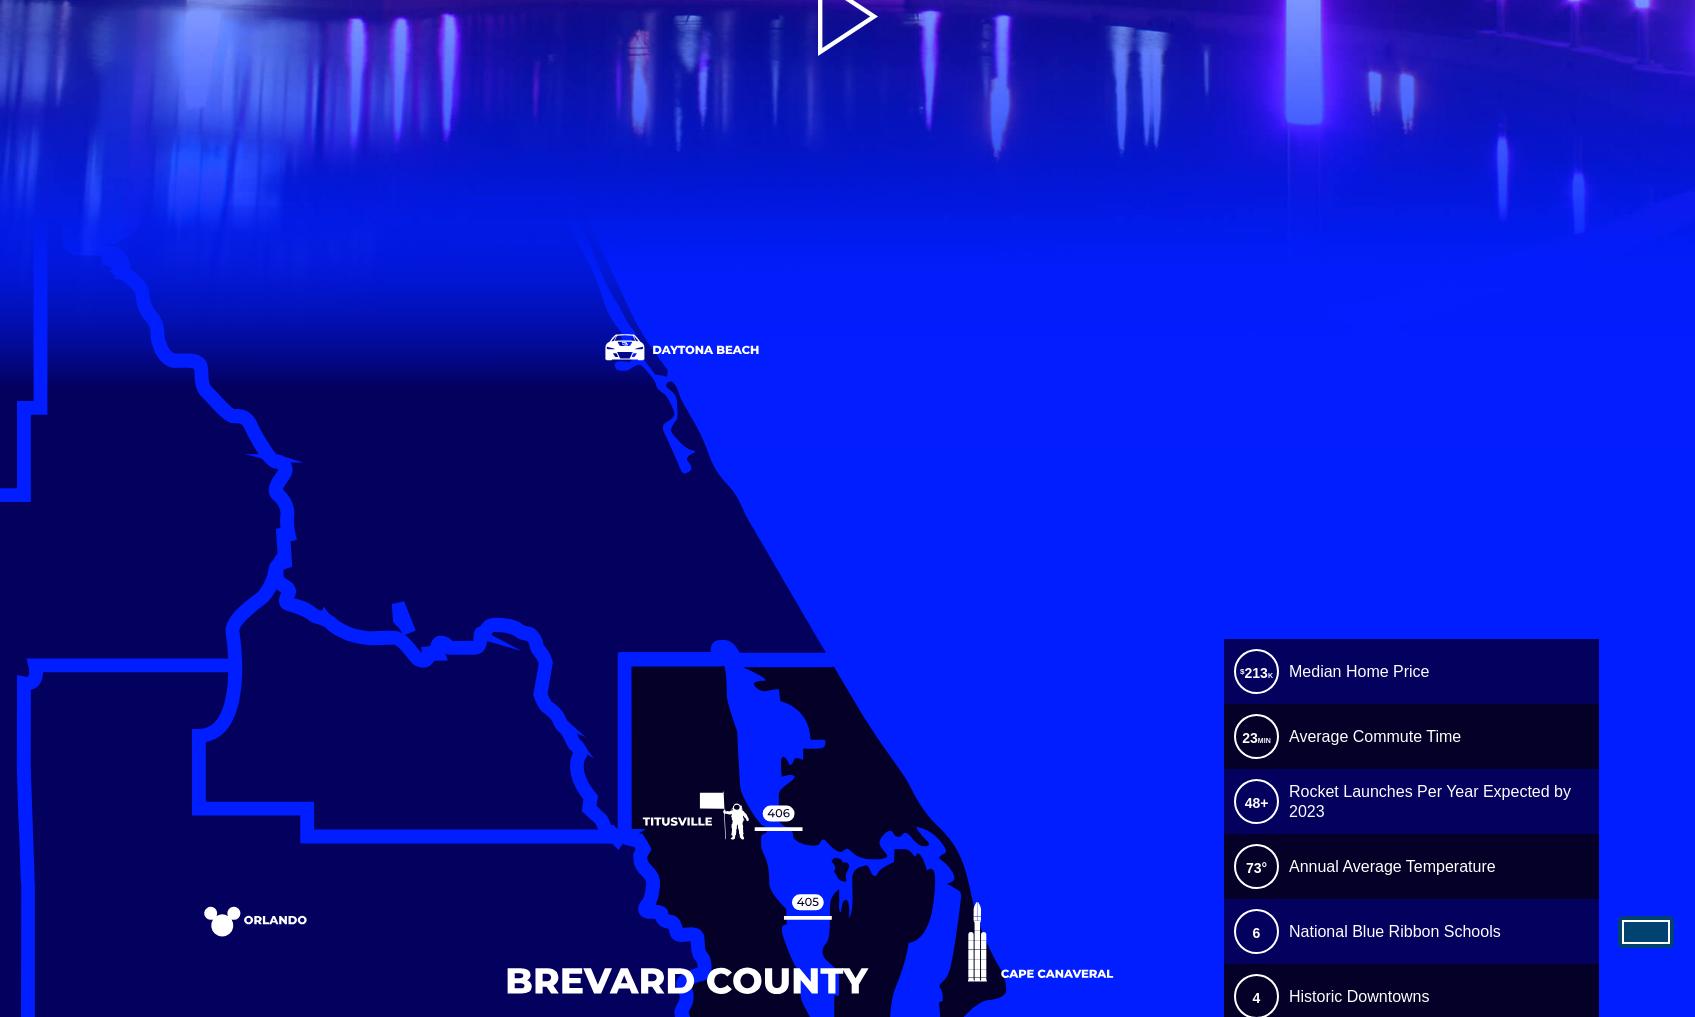 This screenshot has width=1695, height=1017. What do you see at coordinates (1359, 996) in the screenshot?
I see `'Historic Downtowns'` at bounding box center [1359, 996].